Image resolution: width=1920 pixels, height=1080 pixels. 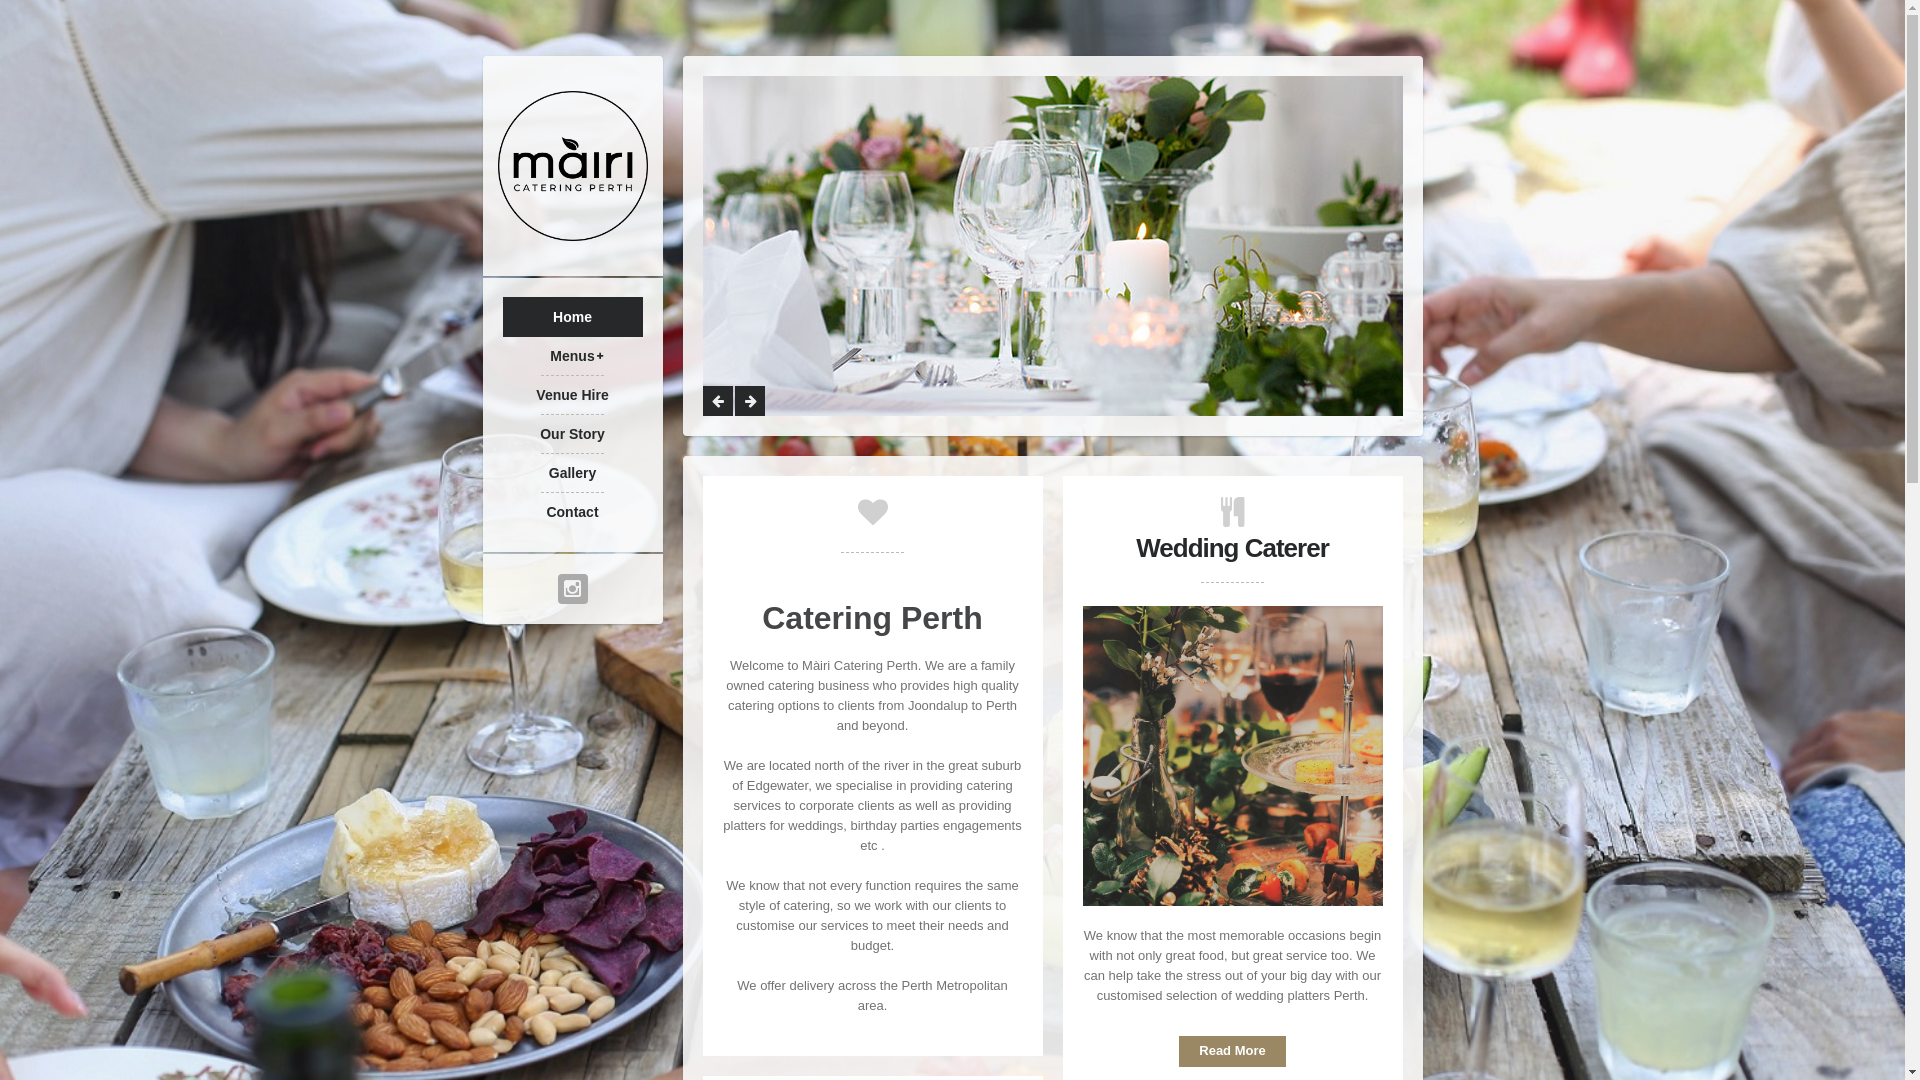 What do you see at coordinates (570, 473) in the screenshot?
I see `'Gallery'` at bounding box center [570, 473].